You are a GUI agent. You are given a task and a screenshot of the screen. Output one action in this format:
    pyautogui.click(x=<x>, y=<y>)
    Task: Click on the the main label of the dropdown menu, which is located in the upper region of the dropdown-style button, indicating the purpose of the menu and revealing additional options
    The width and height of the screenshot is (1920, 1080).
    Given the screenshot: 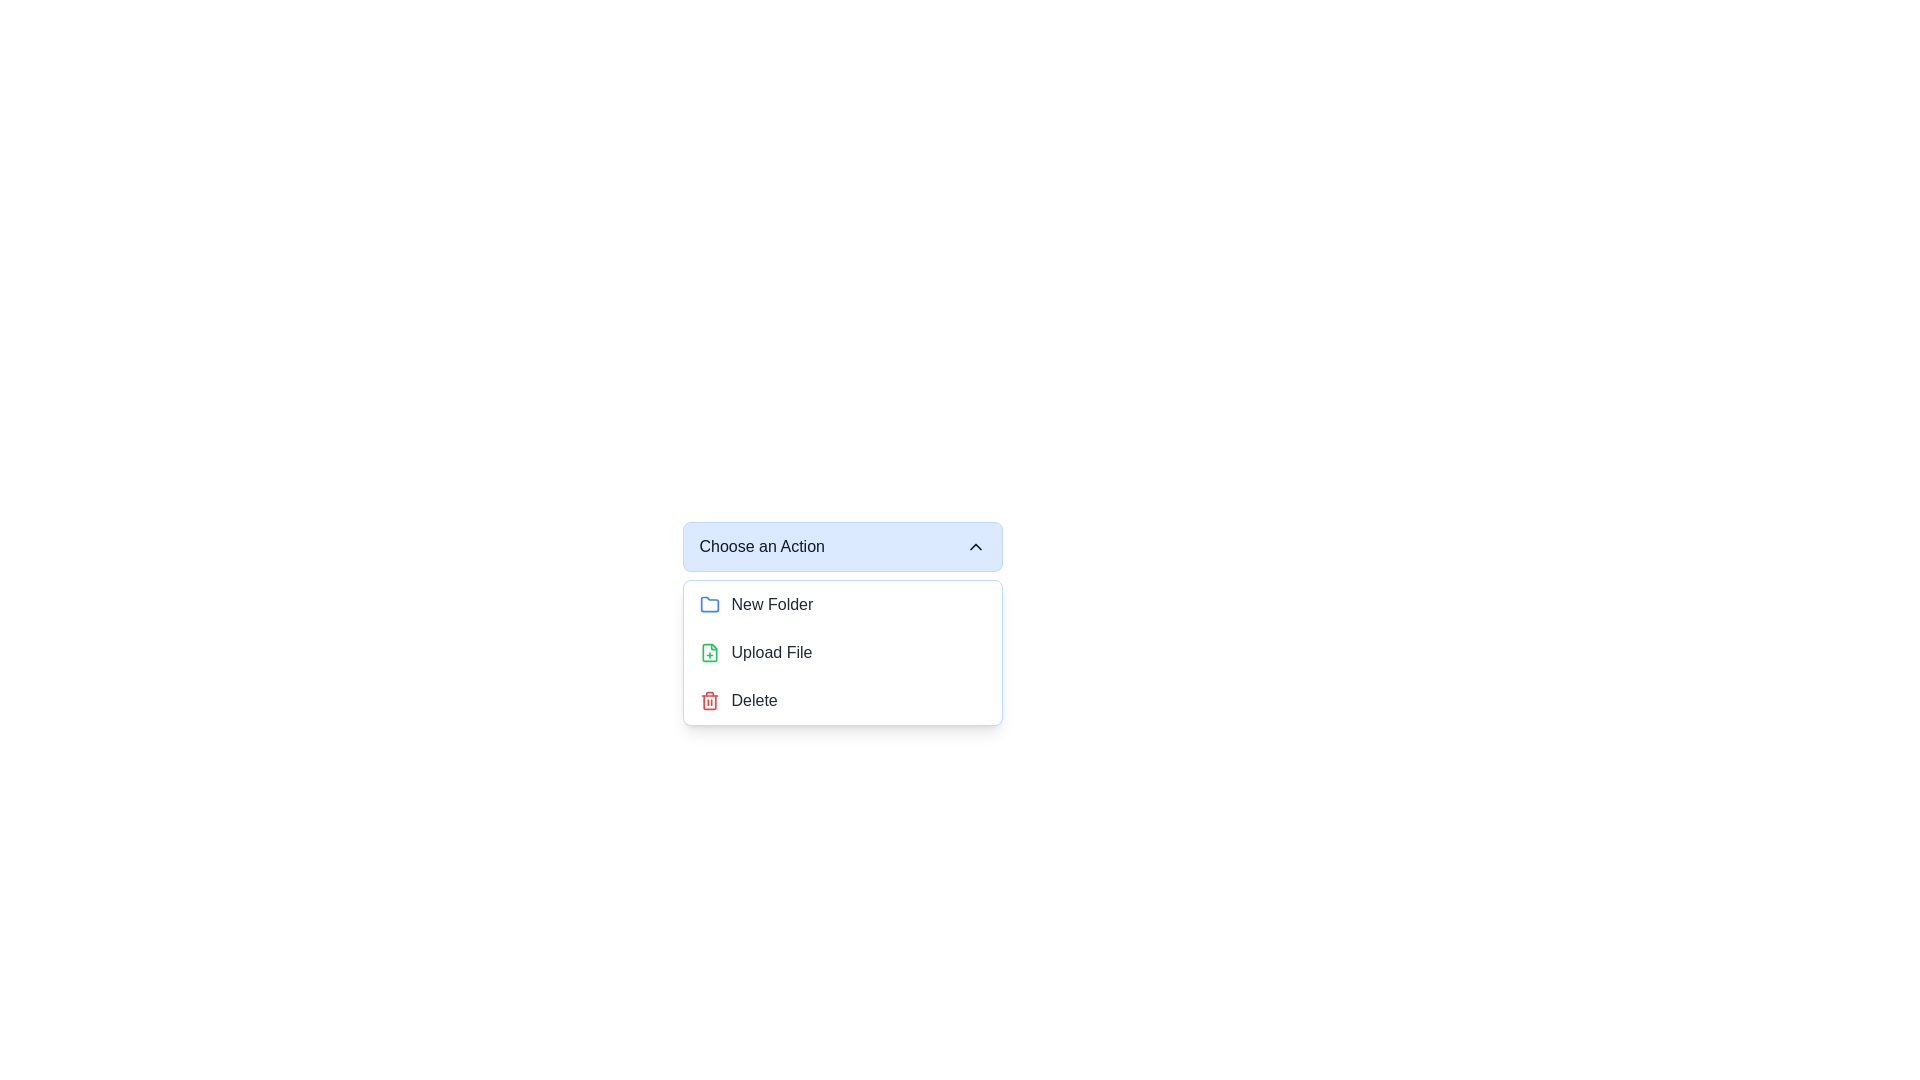 What is the action you would take?
    pyautogui.click(x=761, y=547)
    